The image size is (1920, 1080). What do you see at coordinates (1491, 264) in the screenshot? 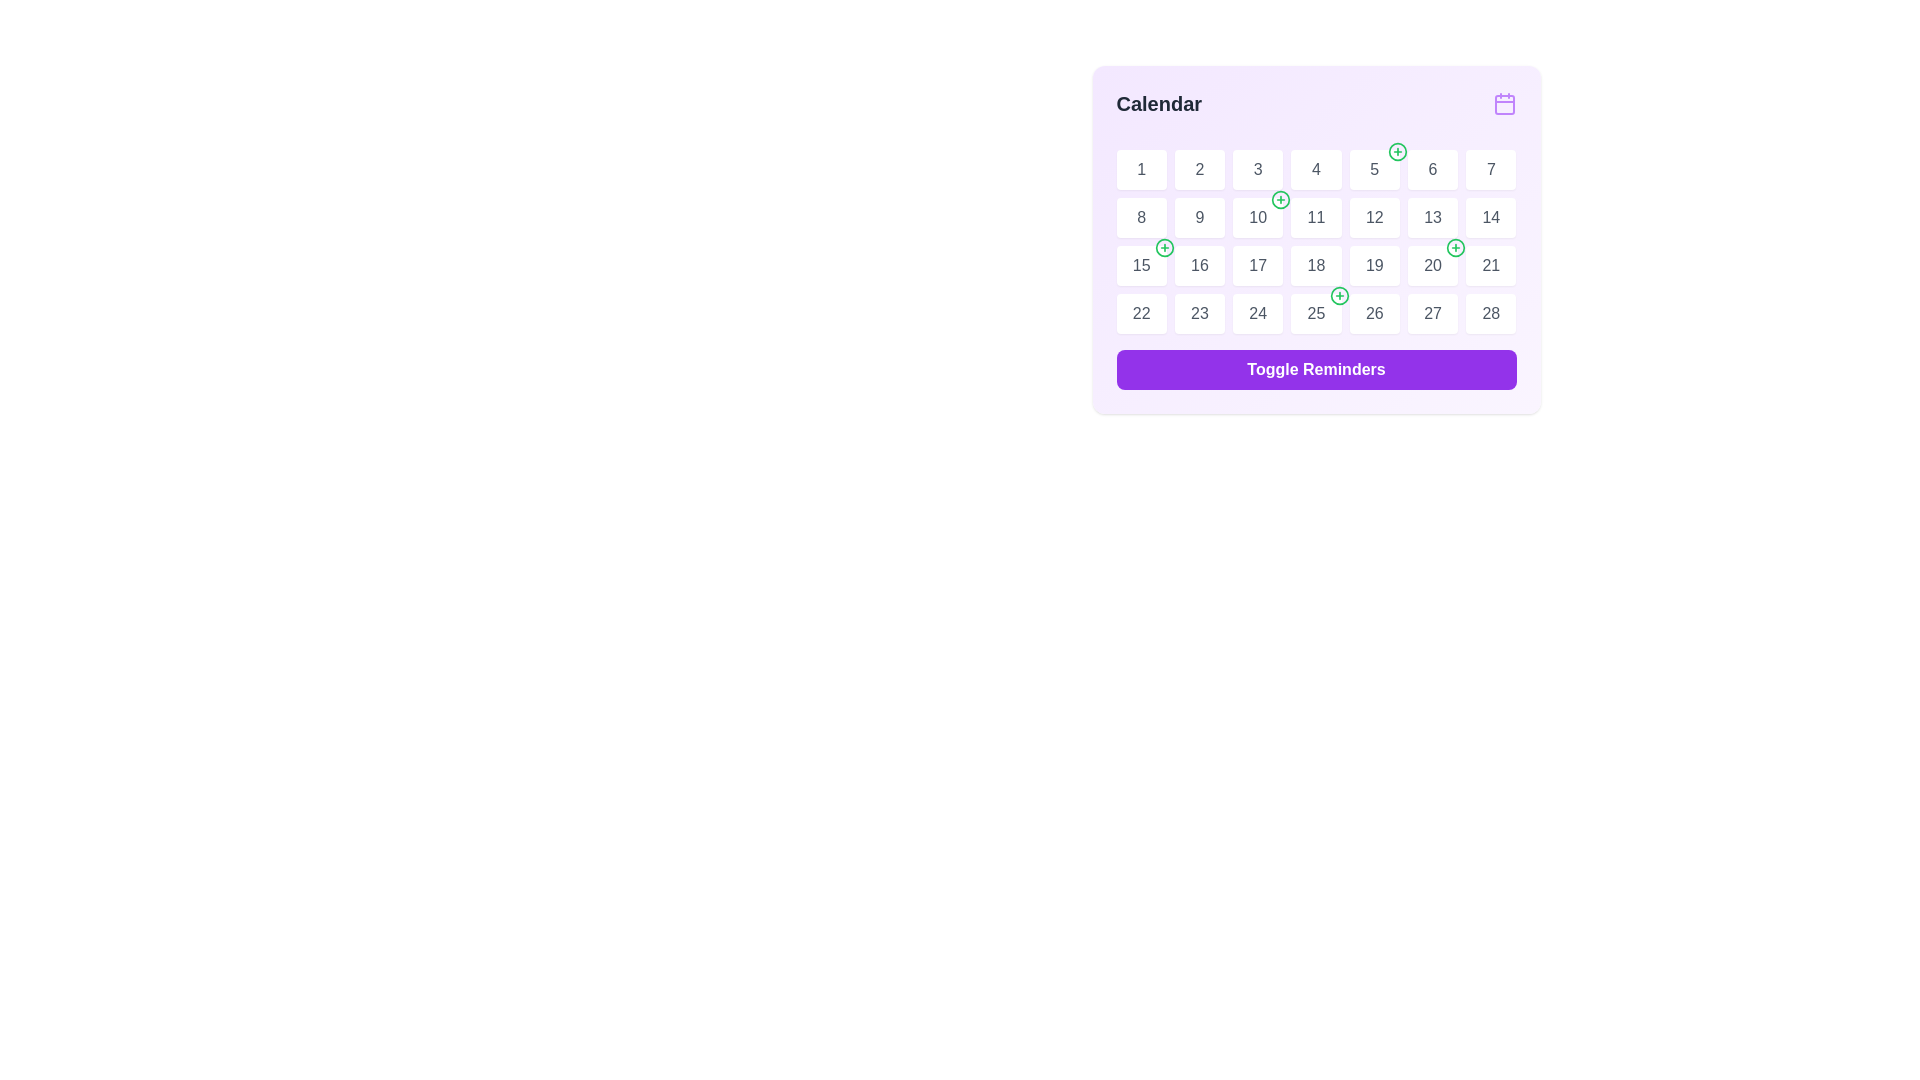
I see `the text display element showing the number '21' in light gray, located in the third row and third column of the calendar grid in the top right of the interface` at bounding box center [1491, 264].